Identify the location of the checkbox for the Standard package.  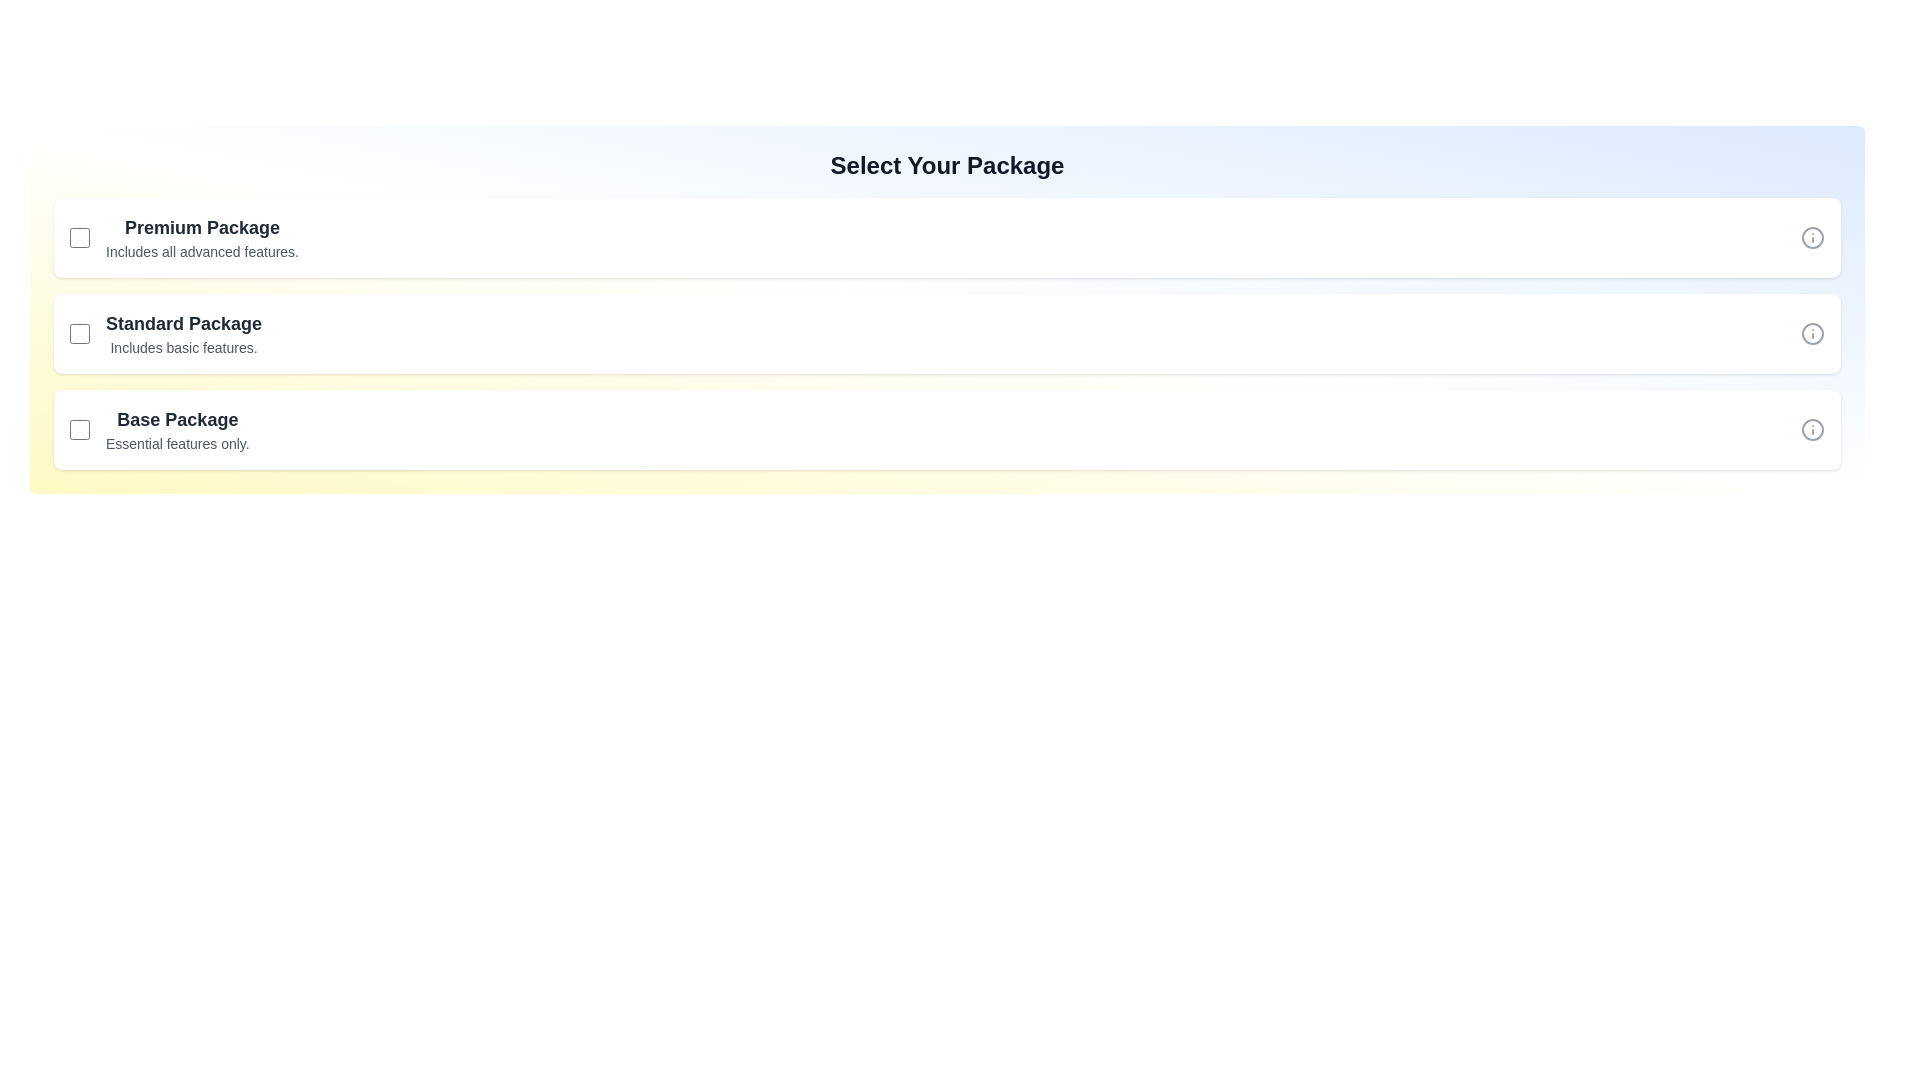
(80, 333).